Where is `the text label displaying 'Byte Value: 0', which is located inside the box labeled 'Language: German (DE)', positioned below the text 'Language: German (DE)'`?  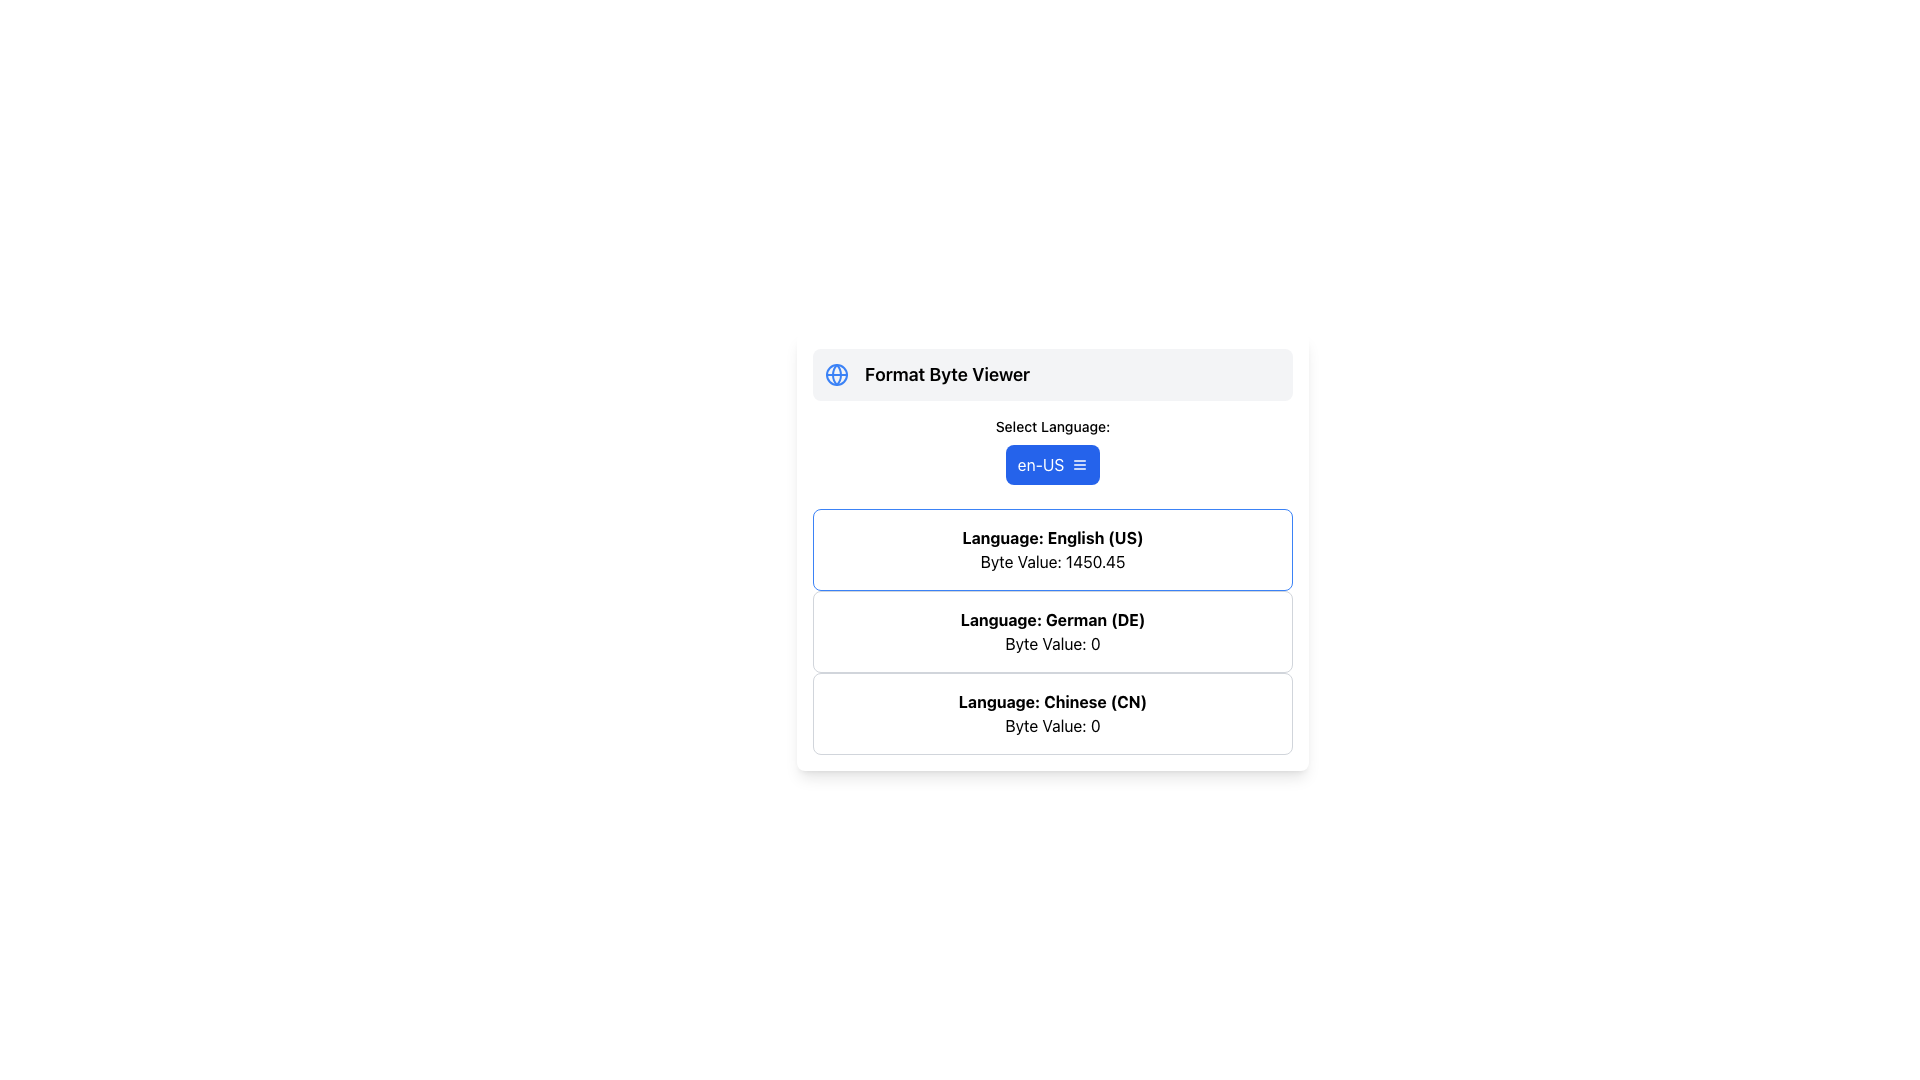 the text label displaying 'Byte Value: 0', which is located inside the box labeled 'Language: German (DE)', positioned below the text 'Language: German (DE)' is located at coordinates (1051, 644).